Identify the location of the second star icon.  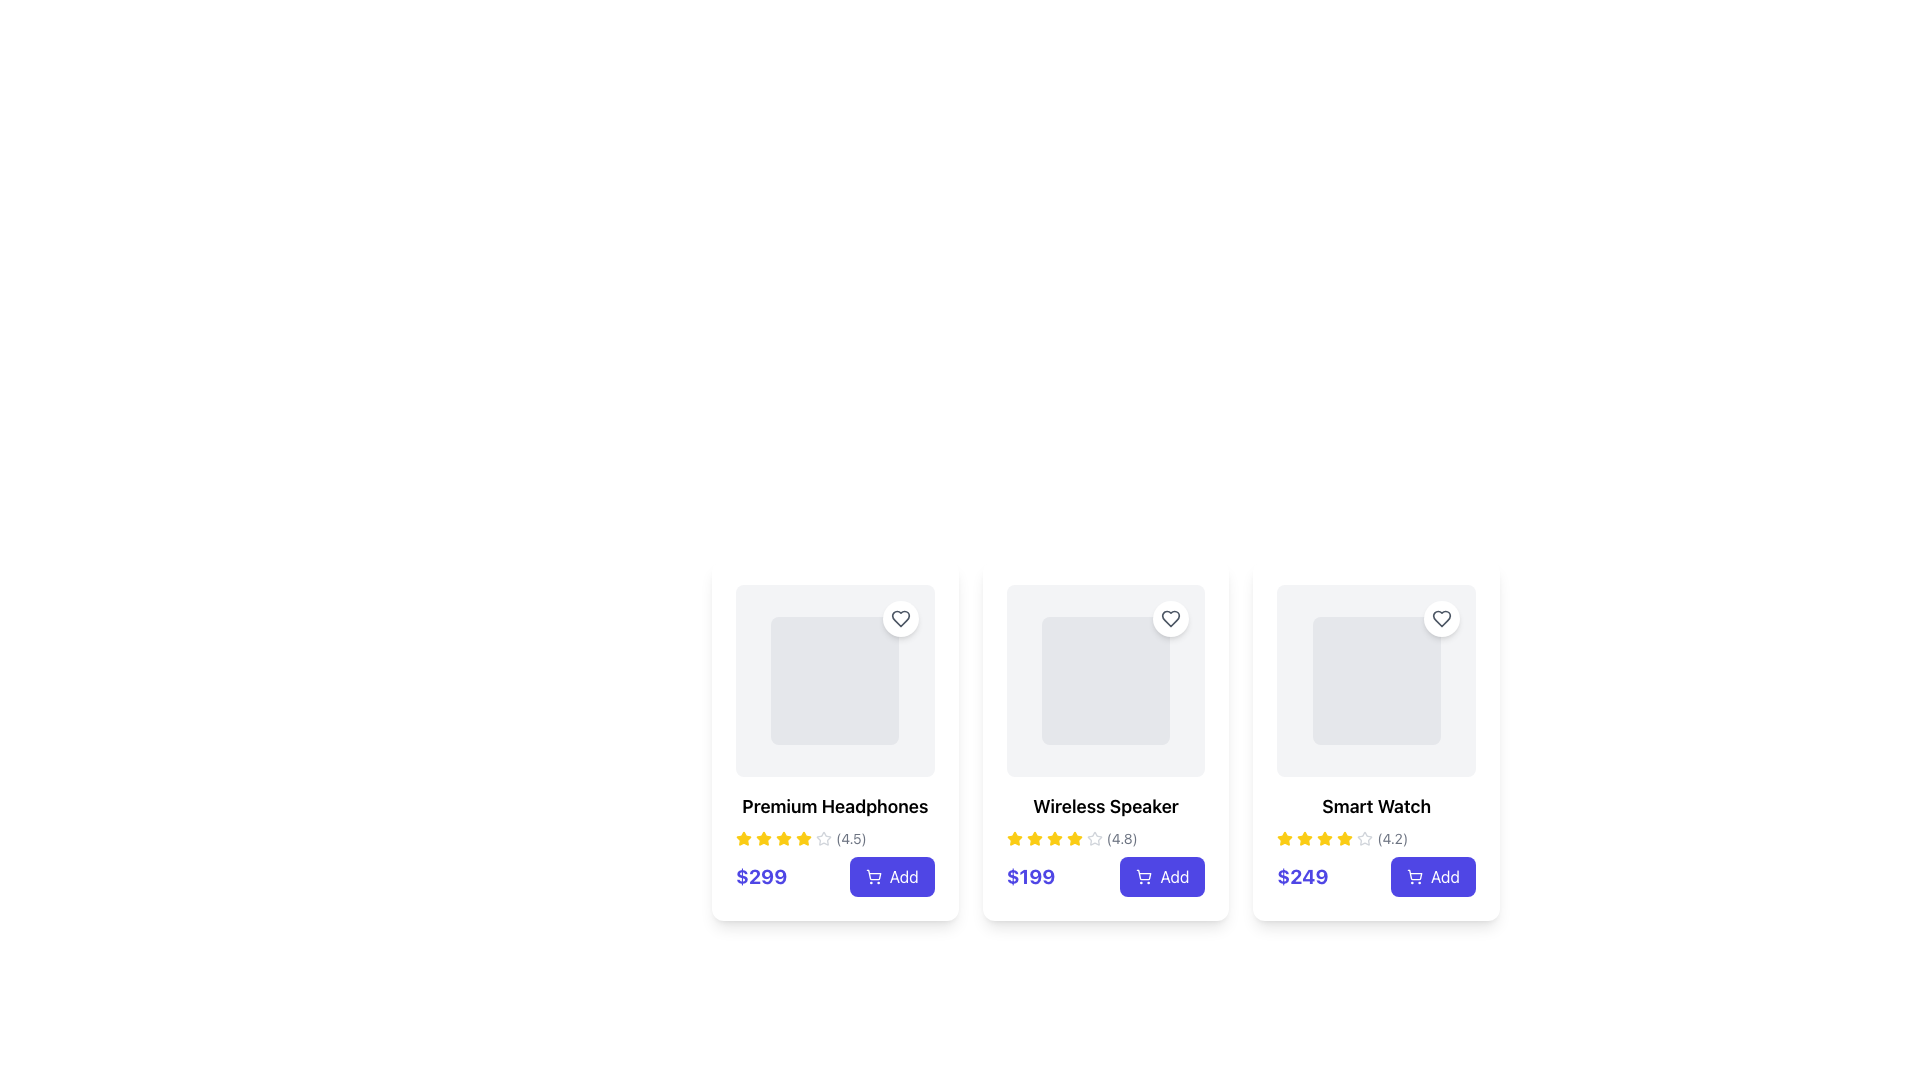
(1033, 839).